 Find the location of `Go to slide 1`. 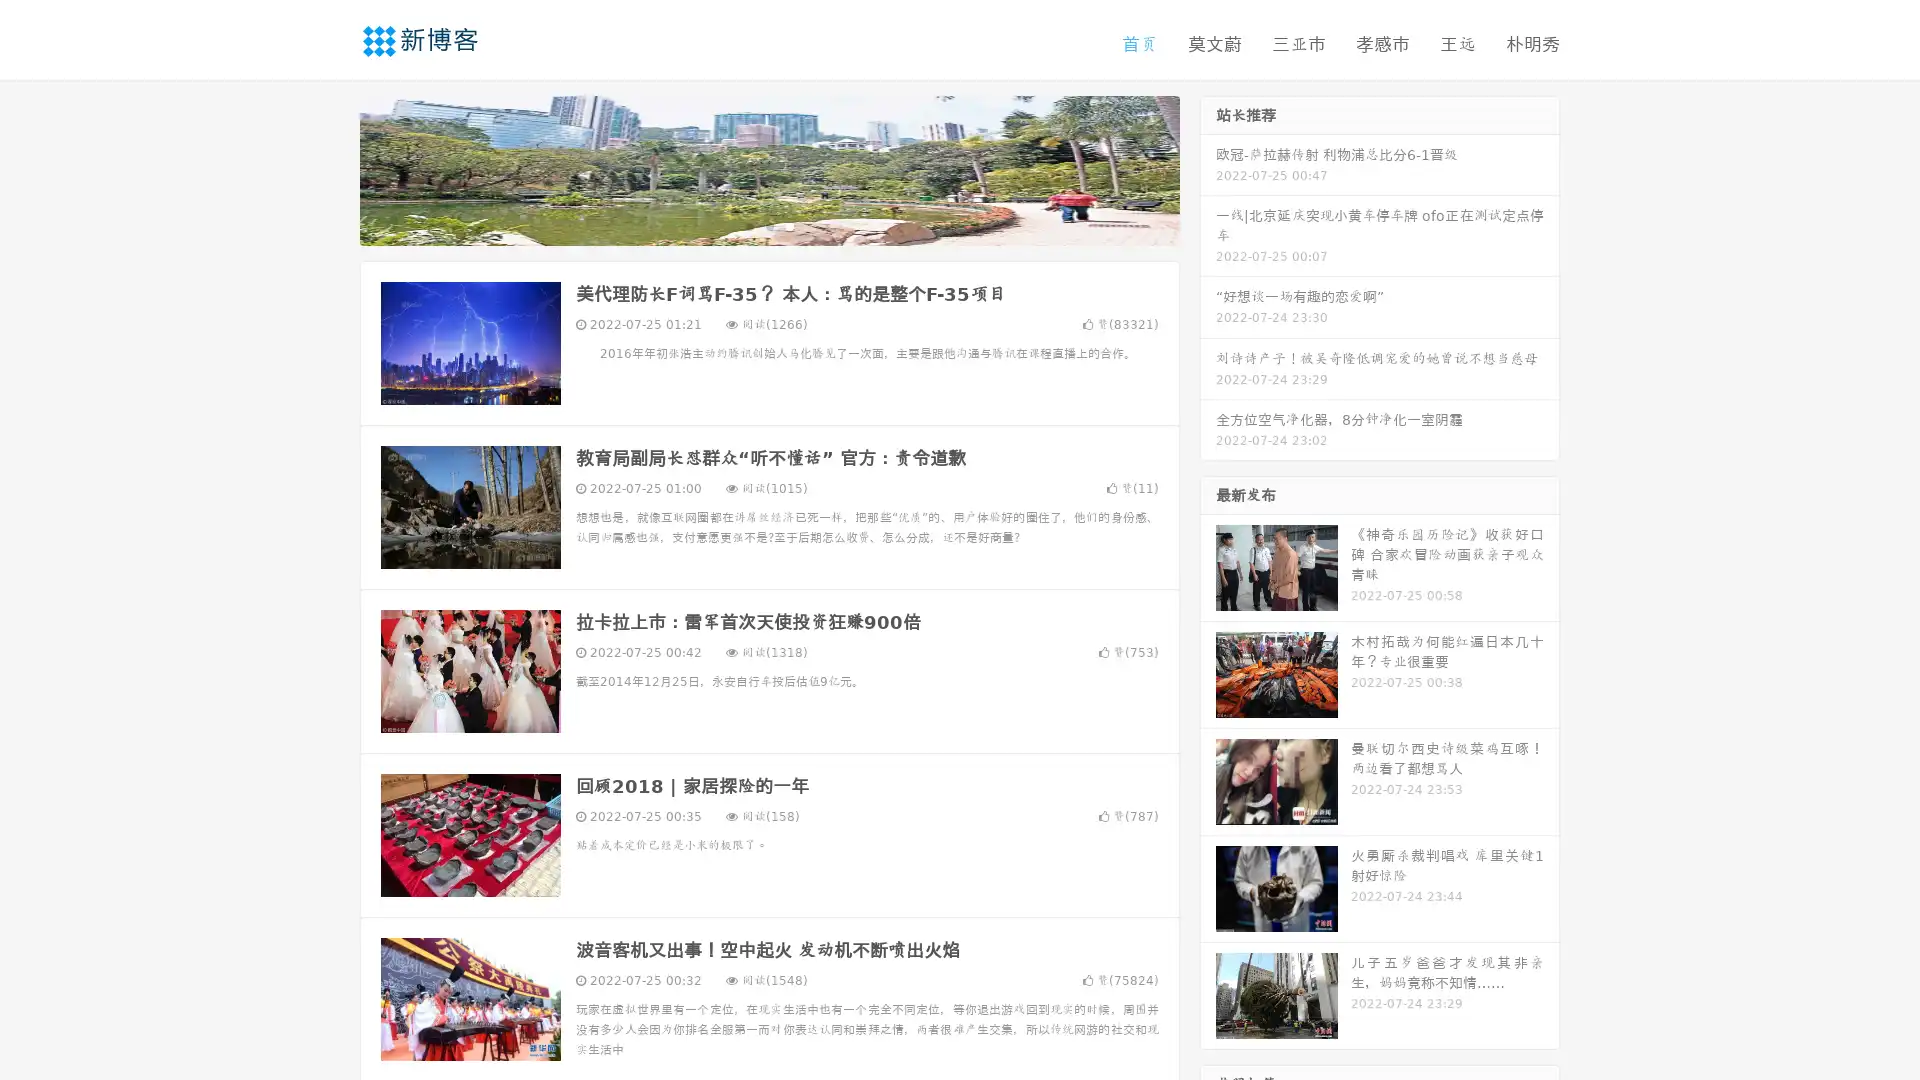

Go to slide 1 is located at coordinates (748, 225).